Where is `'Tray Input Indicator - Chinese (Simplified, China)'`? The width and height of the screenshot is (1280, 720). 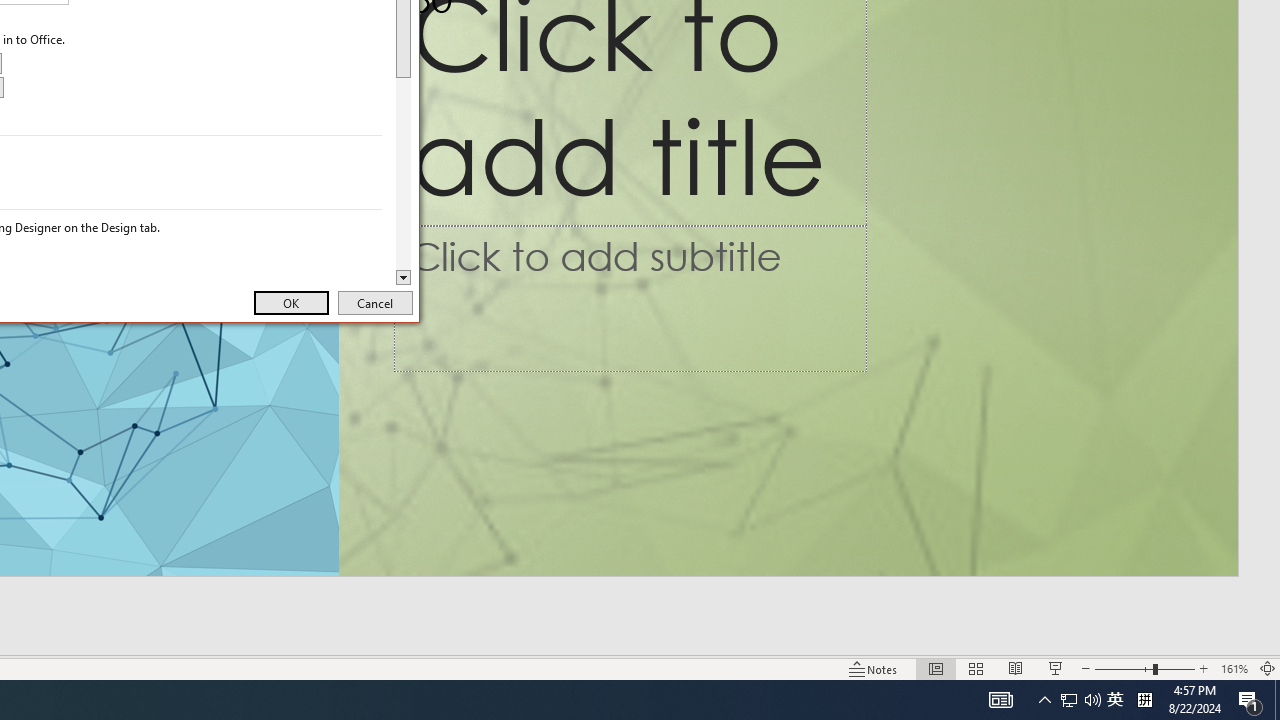 'Tray Input Indicator - Chinese (Simplified, China)' is located at coordinates (1092, 698).